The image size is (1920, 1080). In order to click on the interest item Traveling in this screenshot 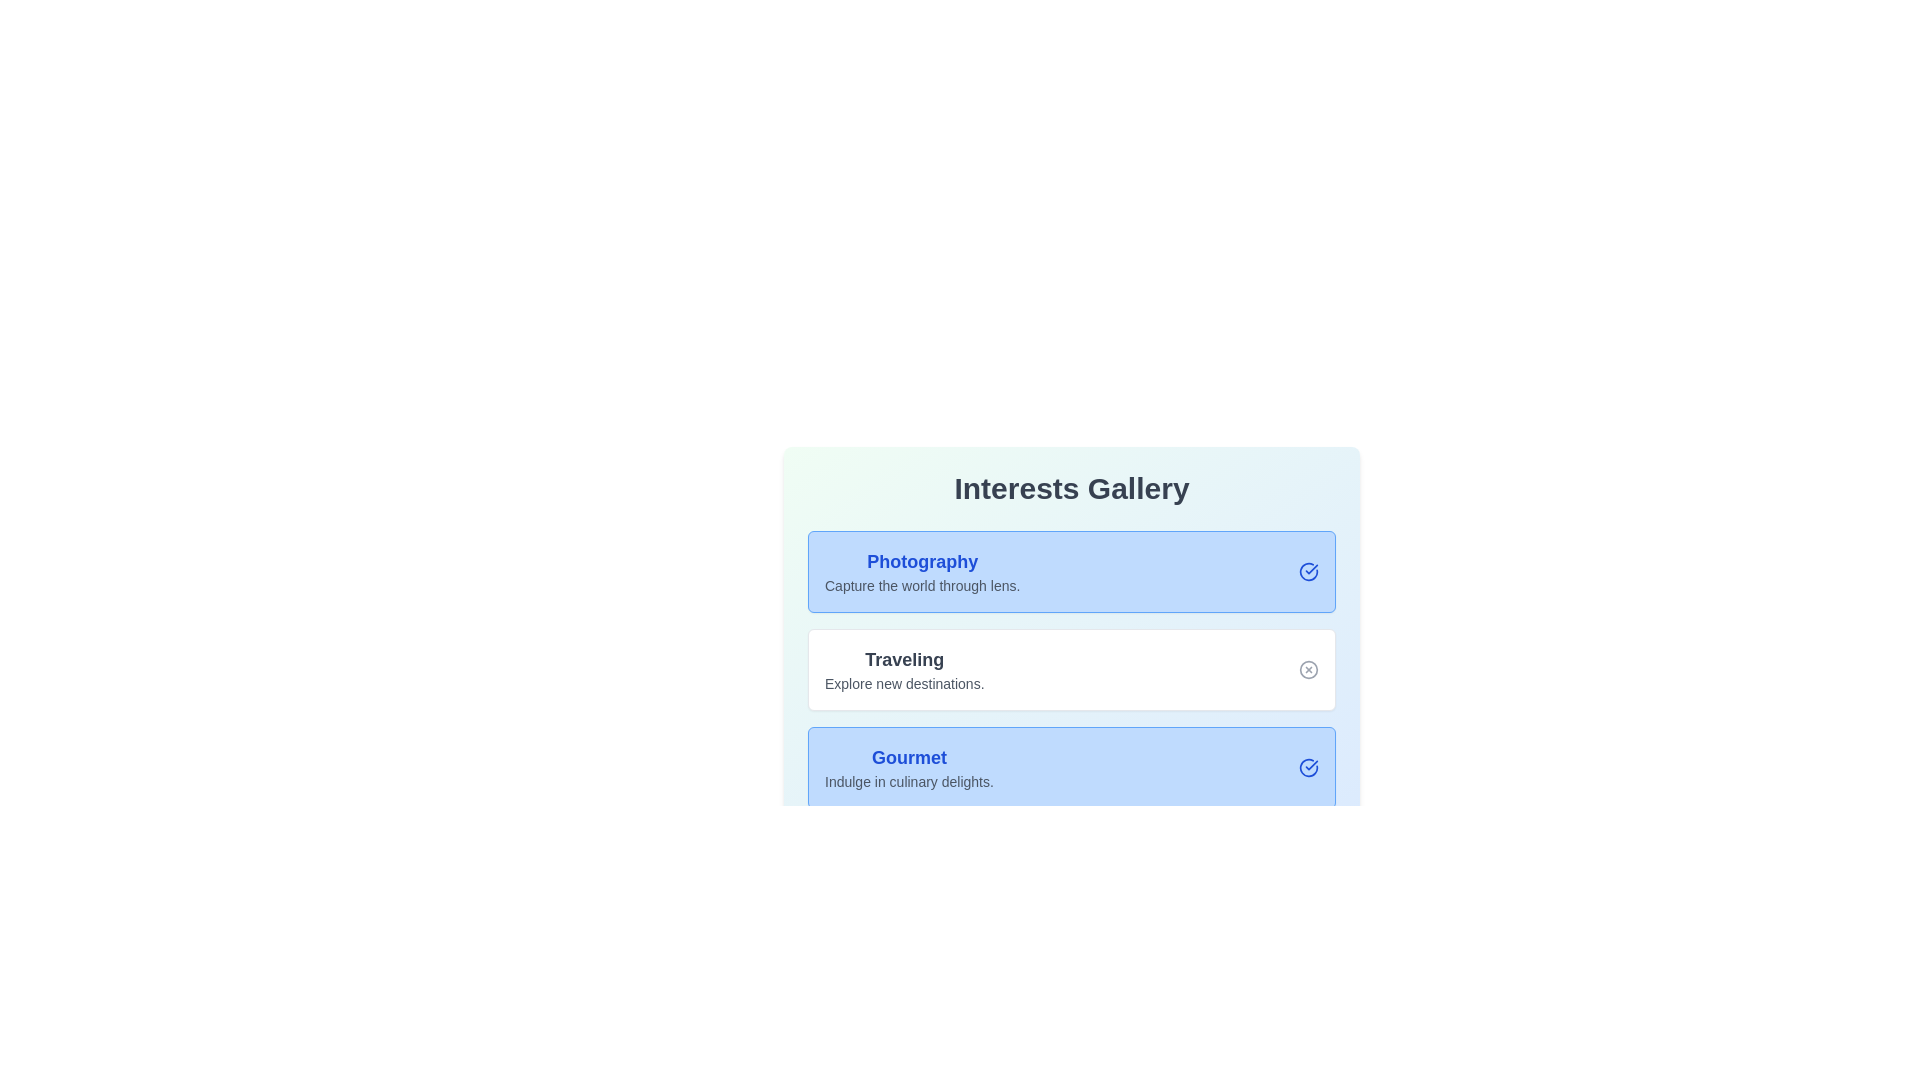, I will do `click(1309, 670)`.